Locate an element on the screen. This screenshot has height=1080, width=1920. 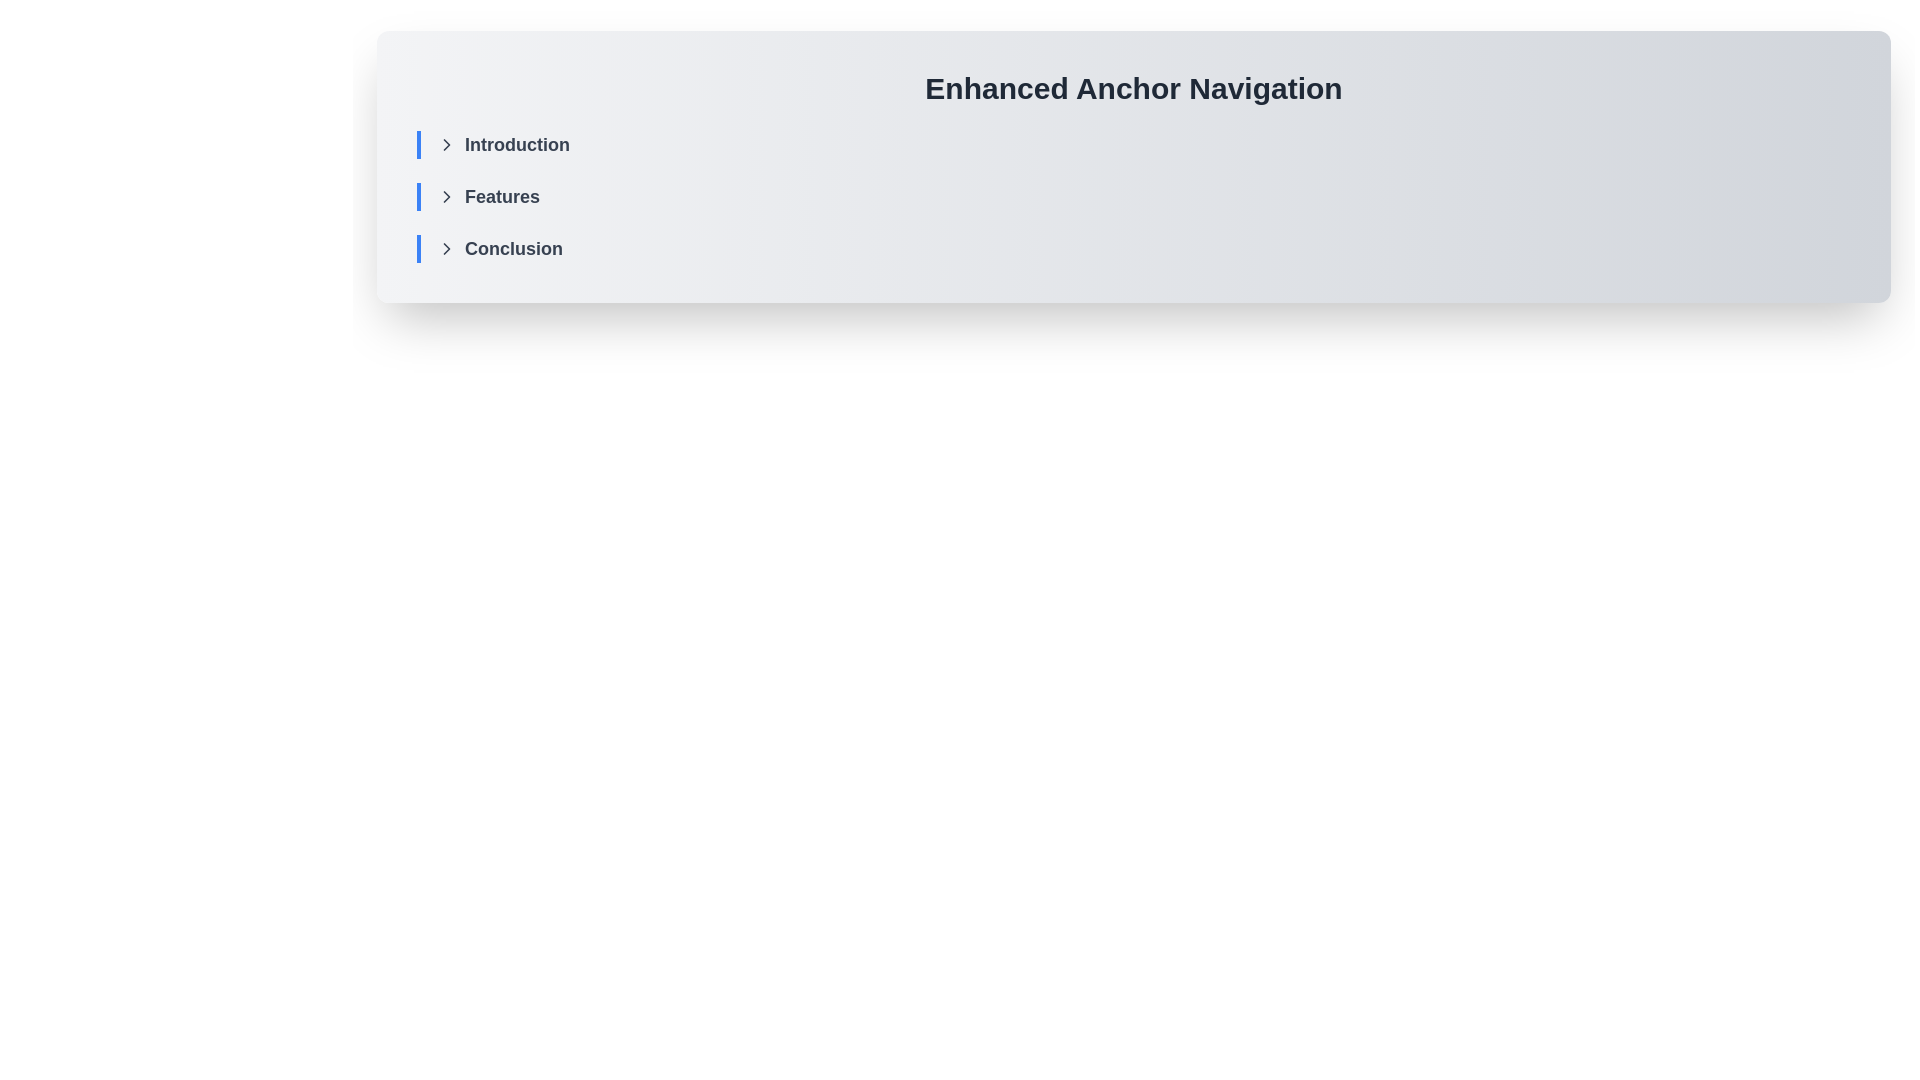
the chevron icon next to the 'Conclusion' section in the Enhanced Anchor Navigation is located at coordinates (445, 248).